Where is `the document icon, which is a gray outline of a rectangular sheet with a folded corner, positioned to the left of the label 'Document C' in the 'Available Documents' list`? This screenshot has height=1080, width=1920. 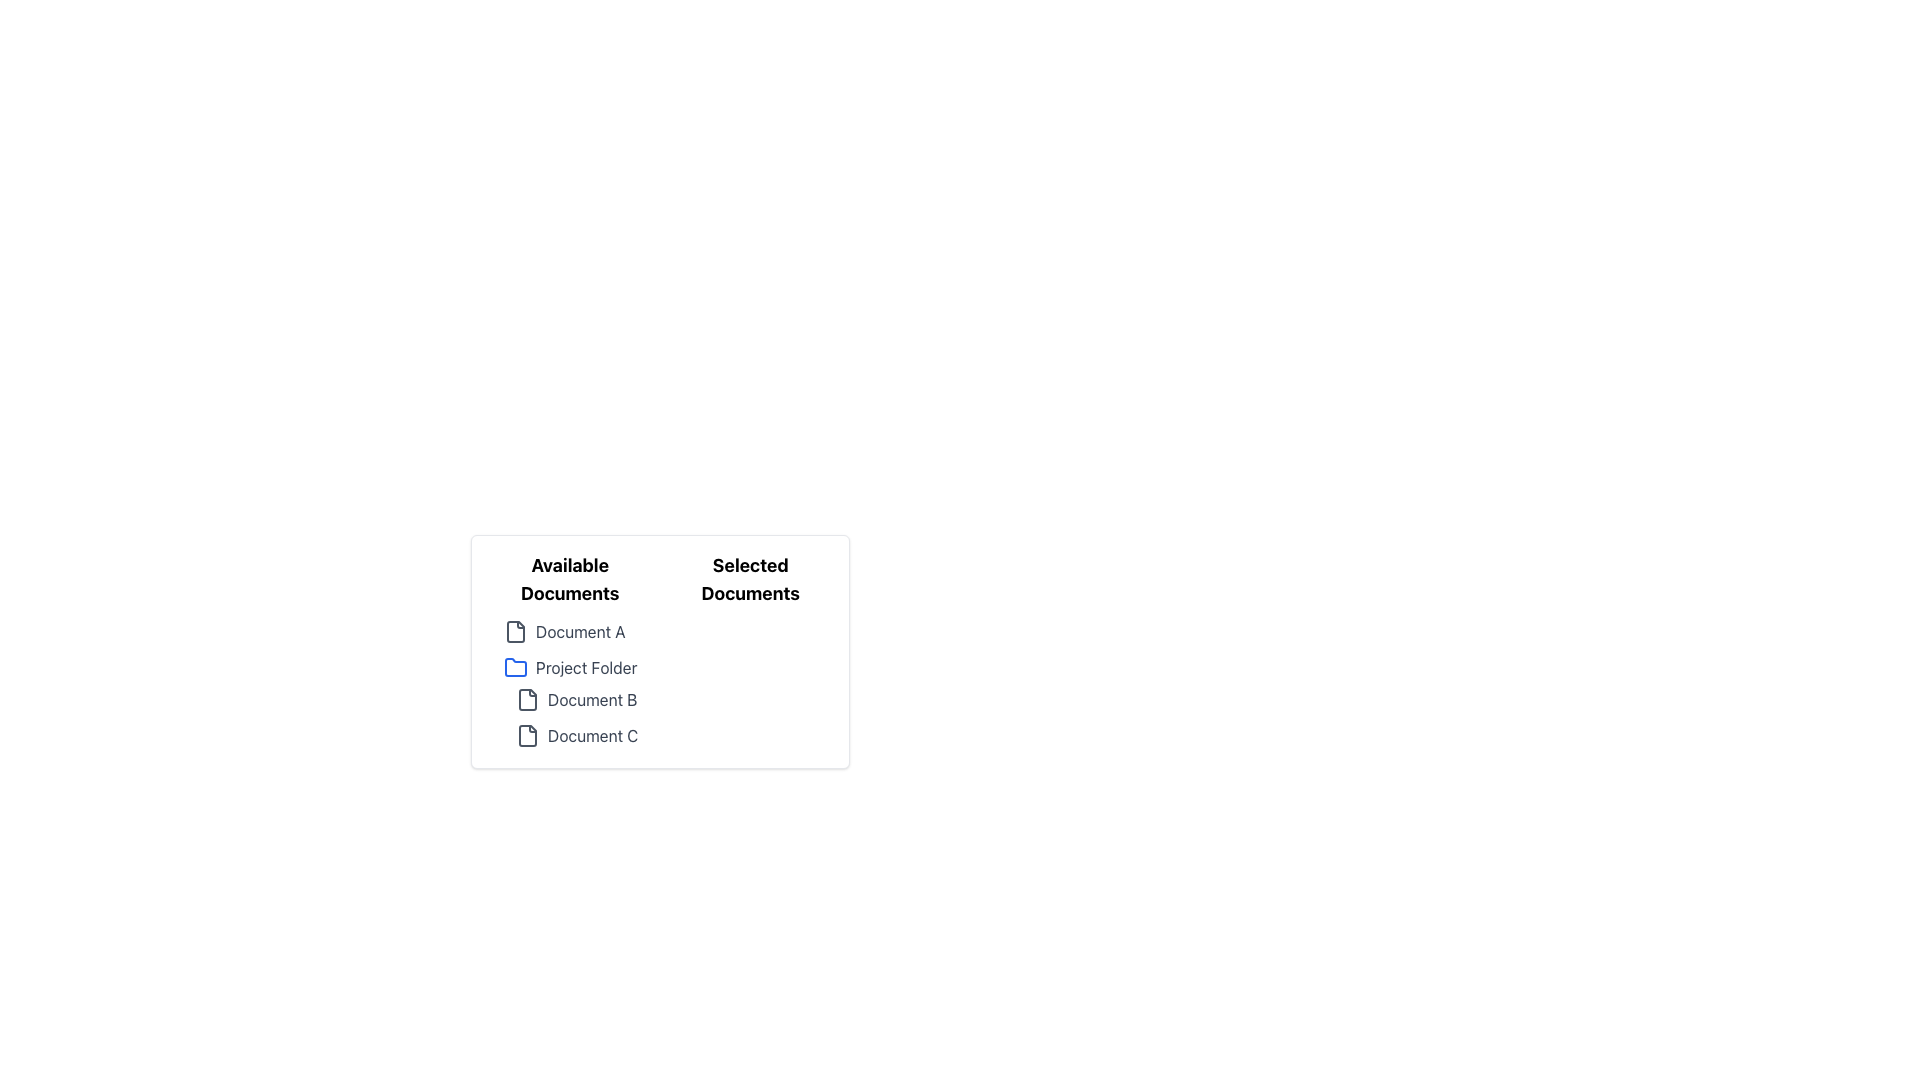
the document icon, which is a gray outline of a rectangular sheet with a folded corner, positioned to the left of the label 'Document C' in the 'Available Documents' list is located at coordinates (528, 736).